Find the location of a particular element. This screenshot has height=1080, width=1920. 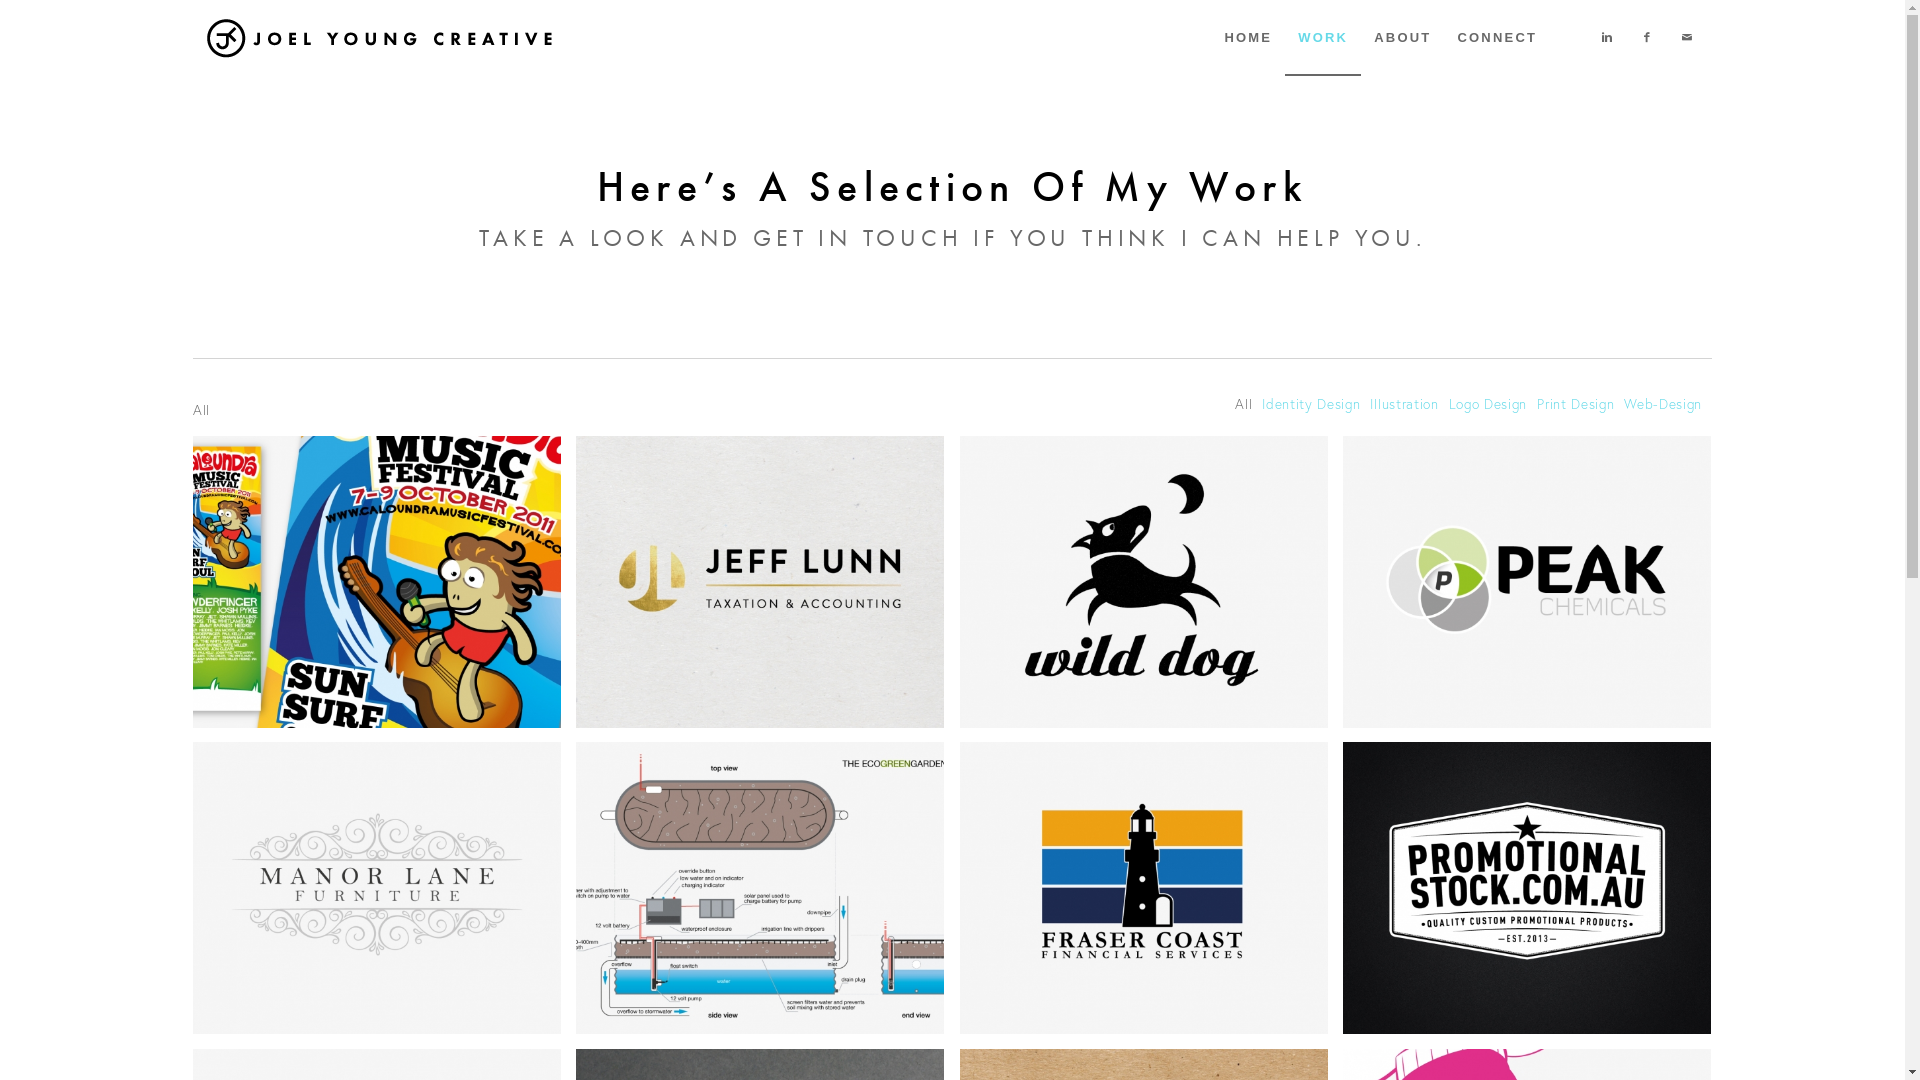

'Logo Design' is located at coordinates (1488, 405).